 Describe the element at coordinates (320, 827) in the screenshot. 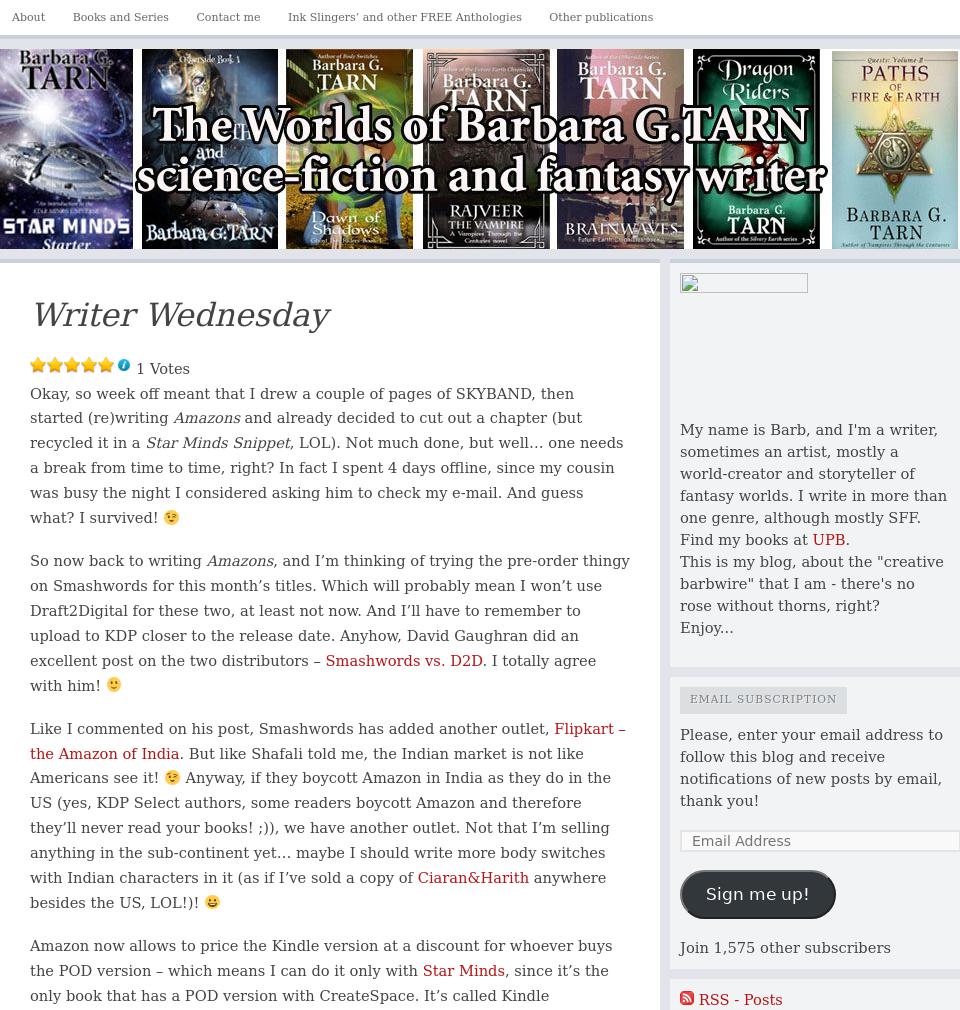

I see `'Anyway, if they boycott Amazon in India as they do in the US (yes, KDP Select authors, some readers boycott Amazon and therefore they’ll never read your books! ;)), we have another outlet. Not that I’m selling anything in the sub-continent yet… maybe I should write more body switches with Indian characters in it (as if I’ve sold a copy of'` at that location.